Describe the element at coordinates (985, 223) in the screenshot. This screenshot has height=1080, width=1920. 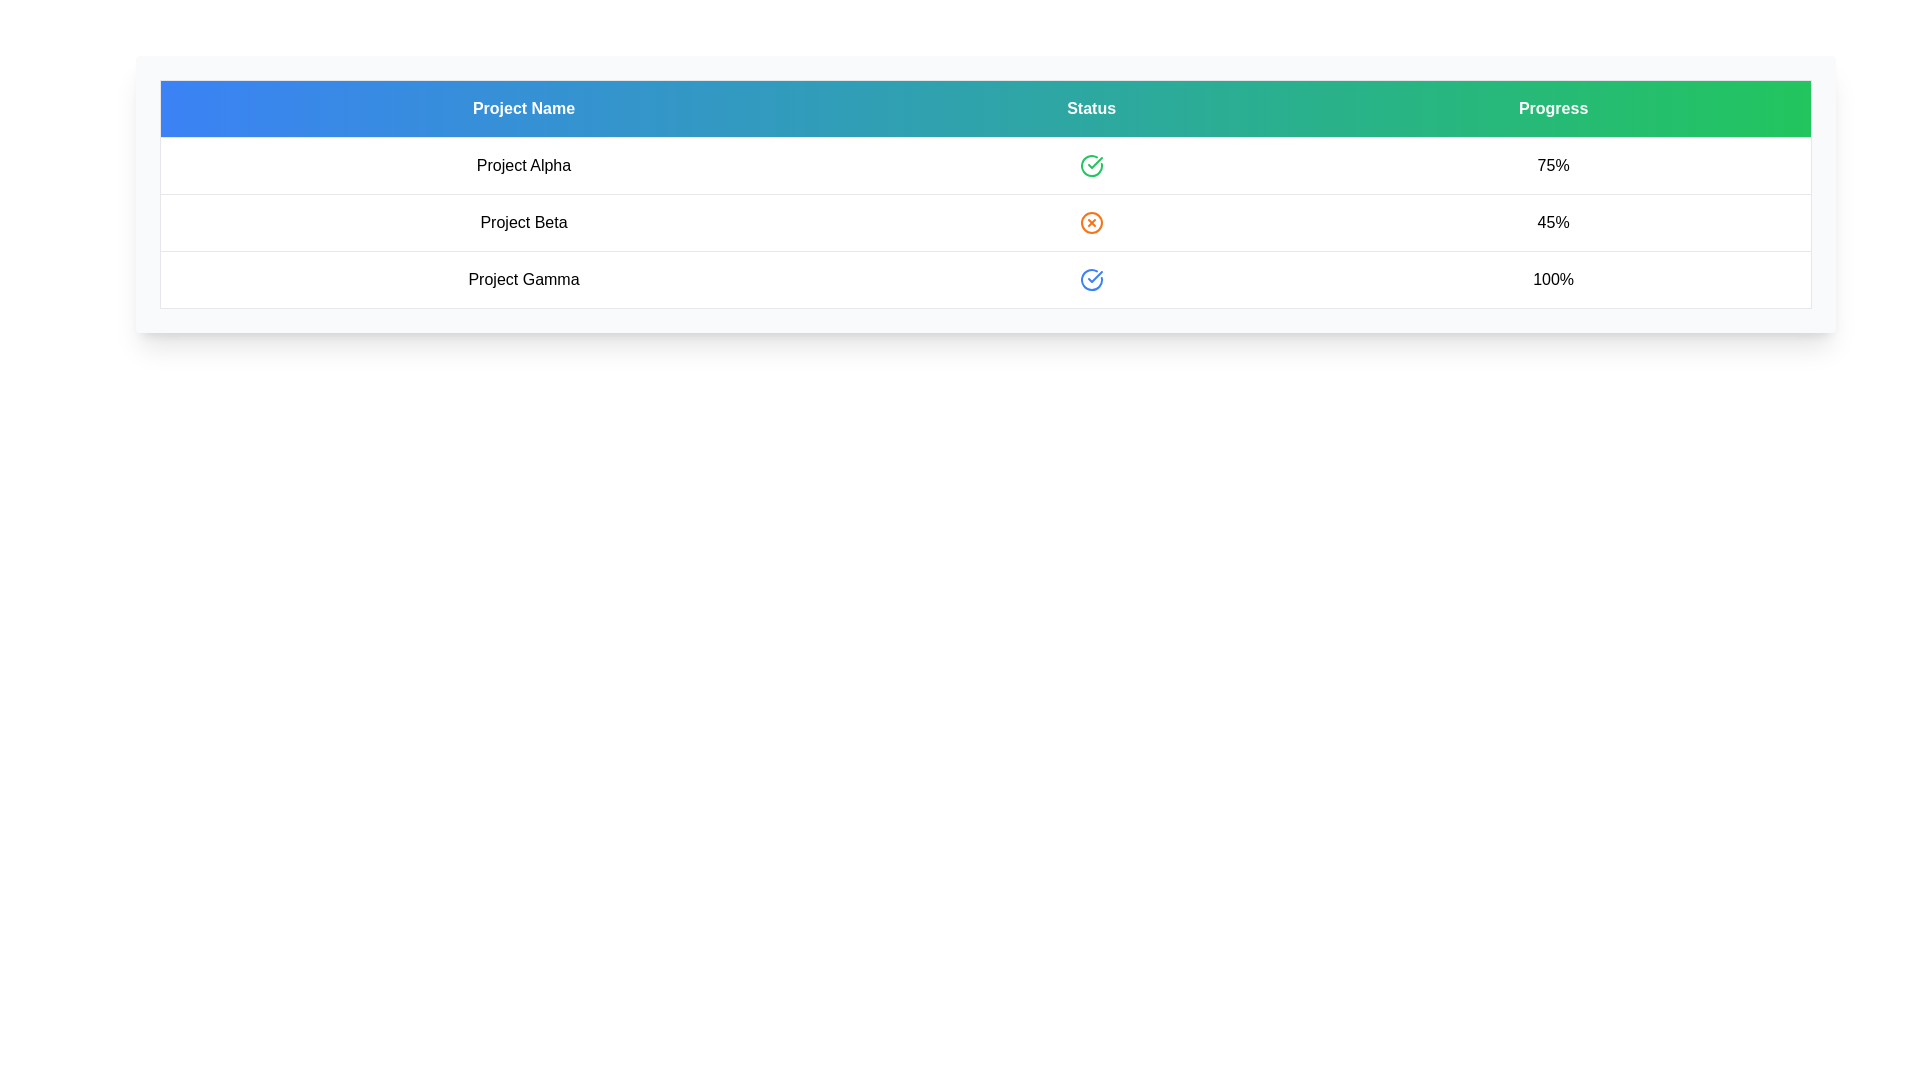
I see `the row corresponding to Project Beta` at that location.